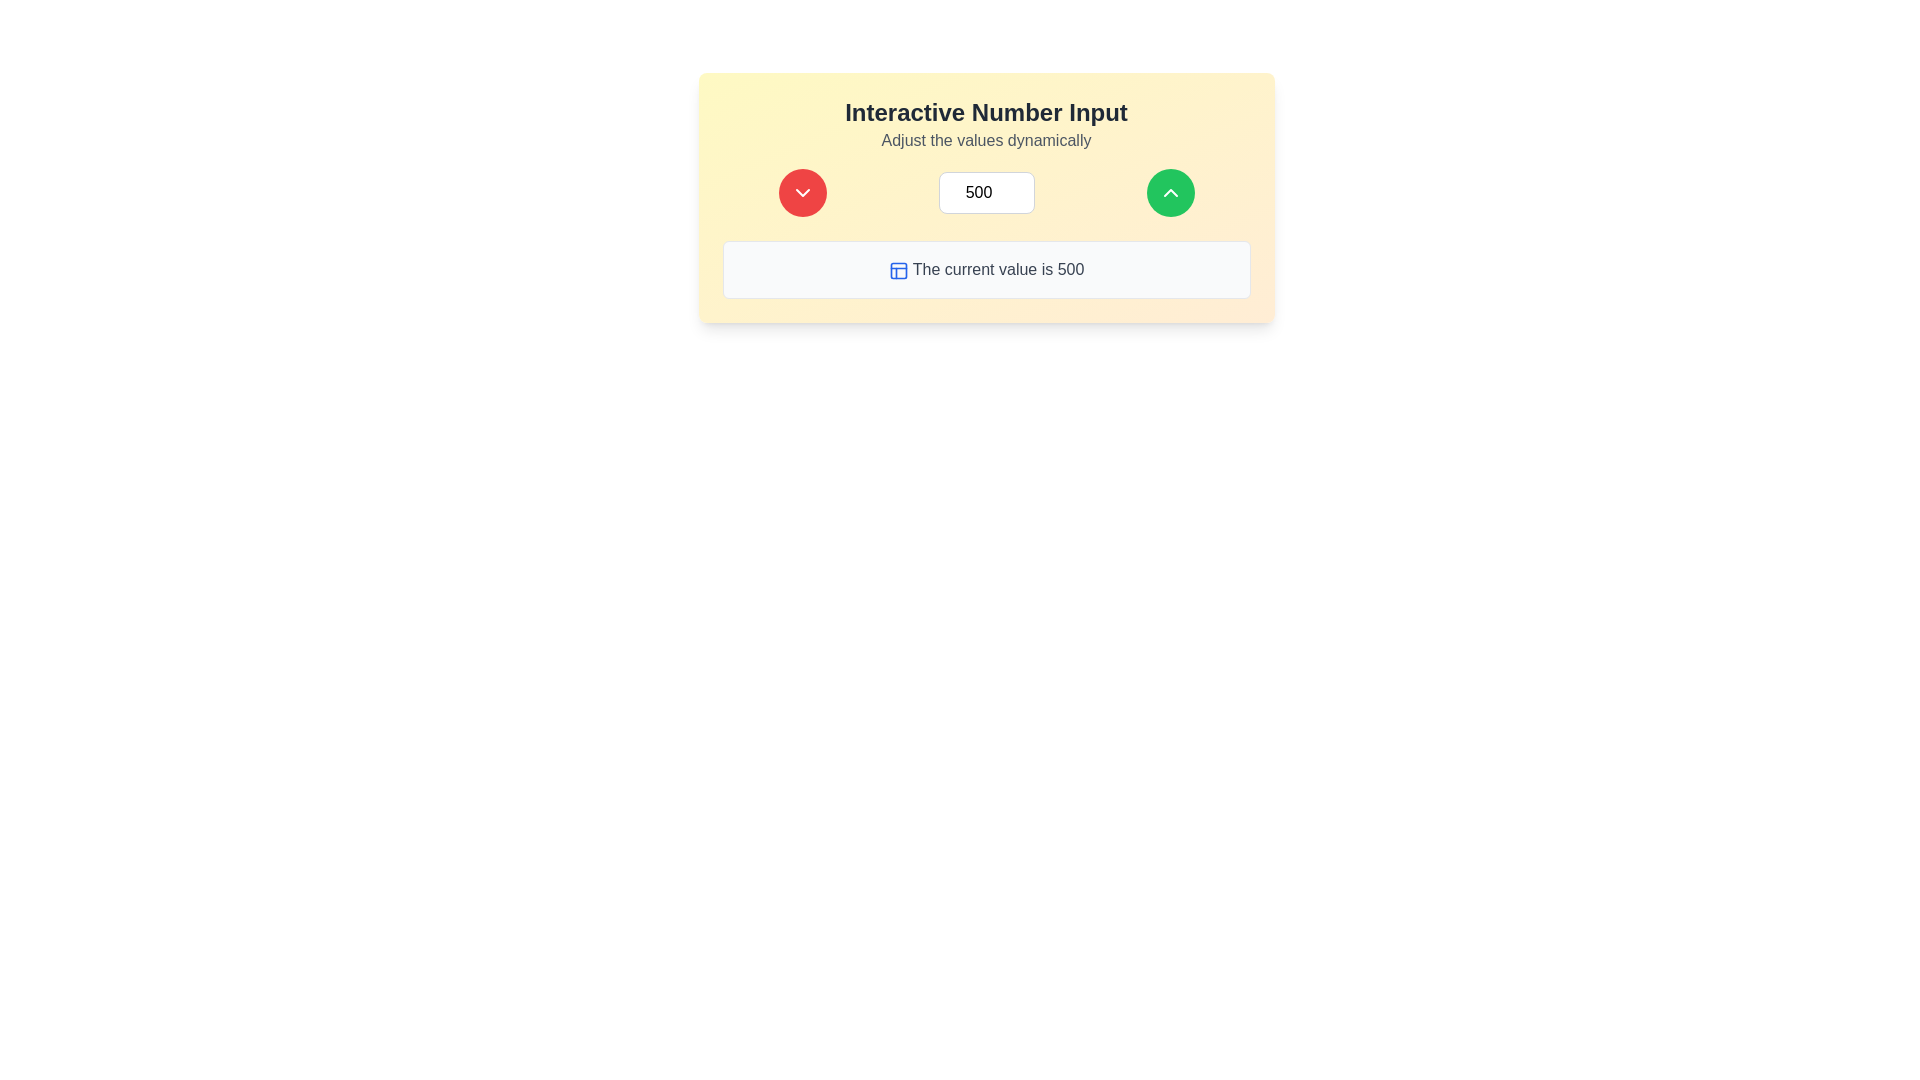 The width and height of the screenshot is (1920, 1080). I want to click on the SVG icon located to the left of the text 'The current value is 500' within the white rectangular box, so click(897, 270).